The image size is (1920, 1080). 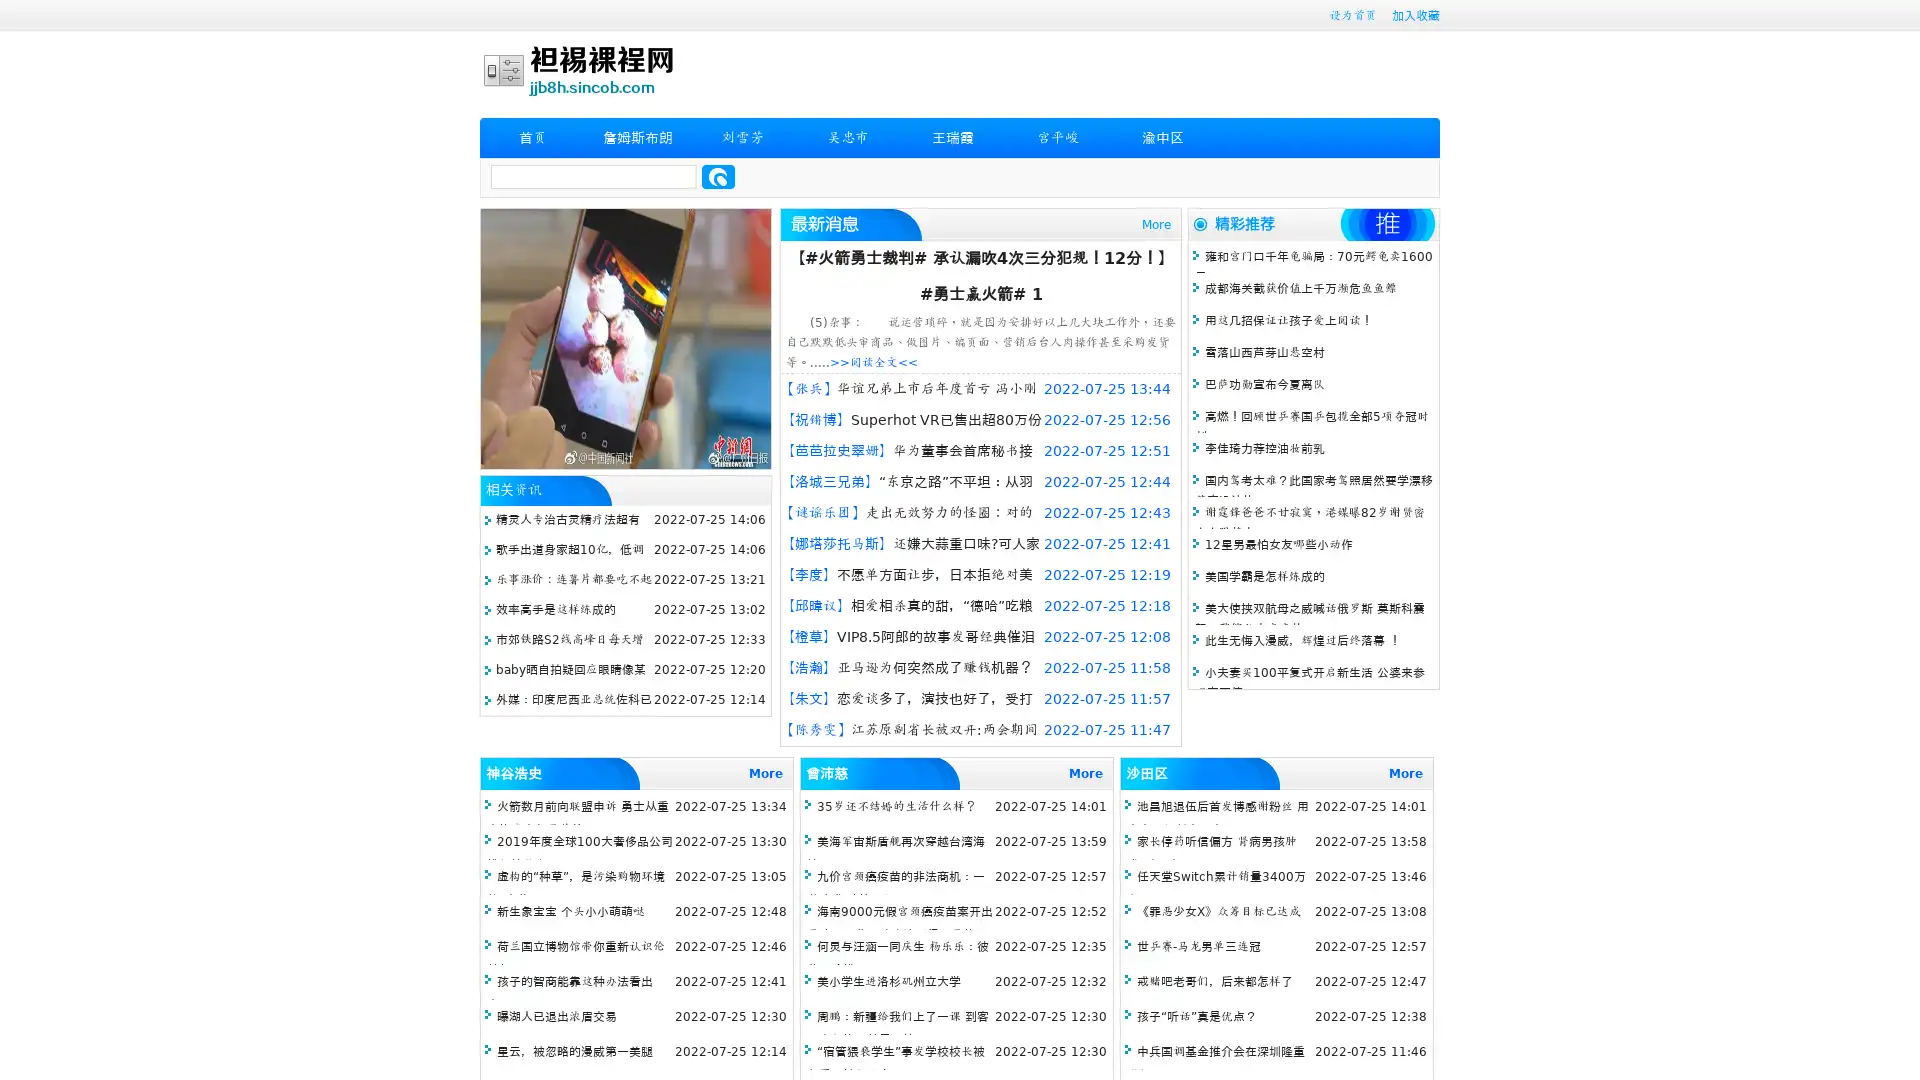 I want to click on Search, so click(x=718, y=176).